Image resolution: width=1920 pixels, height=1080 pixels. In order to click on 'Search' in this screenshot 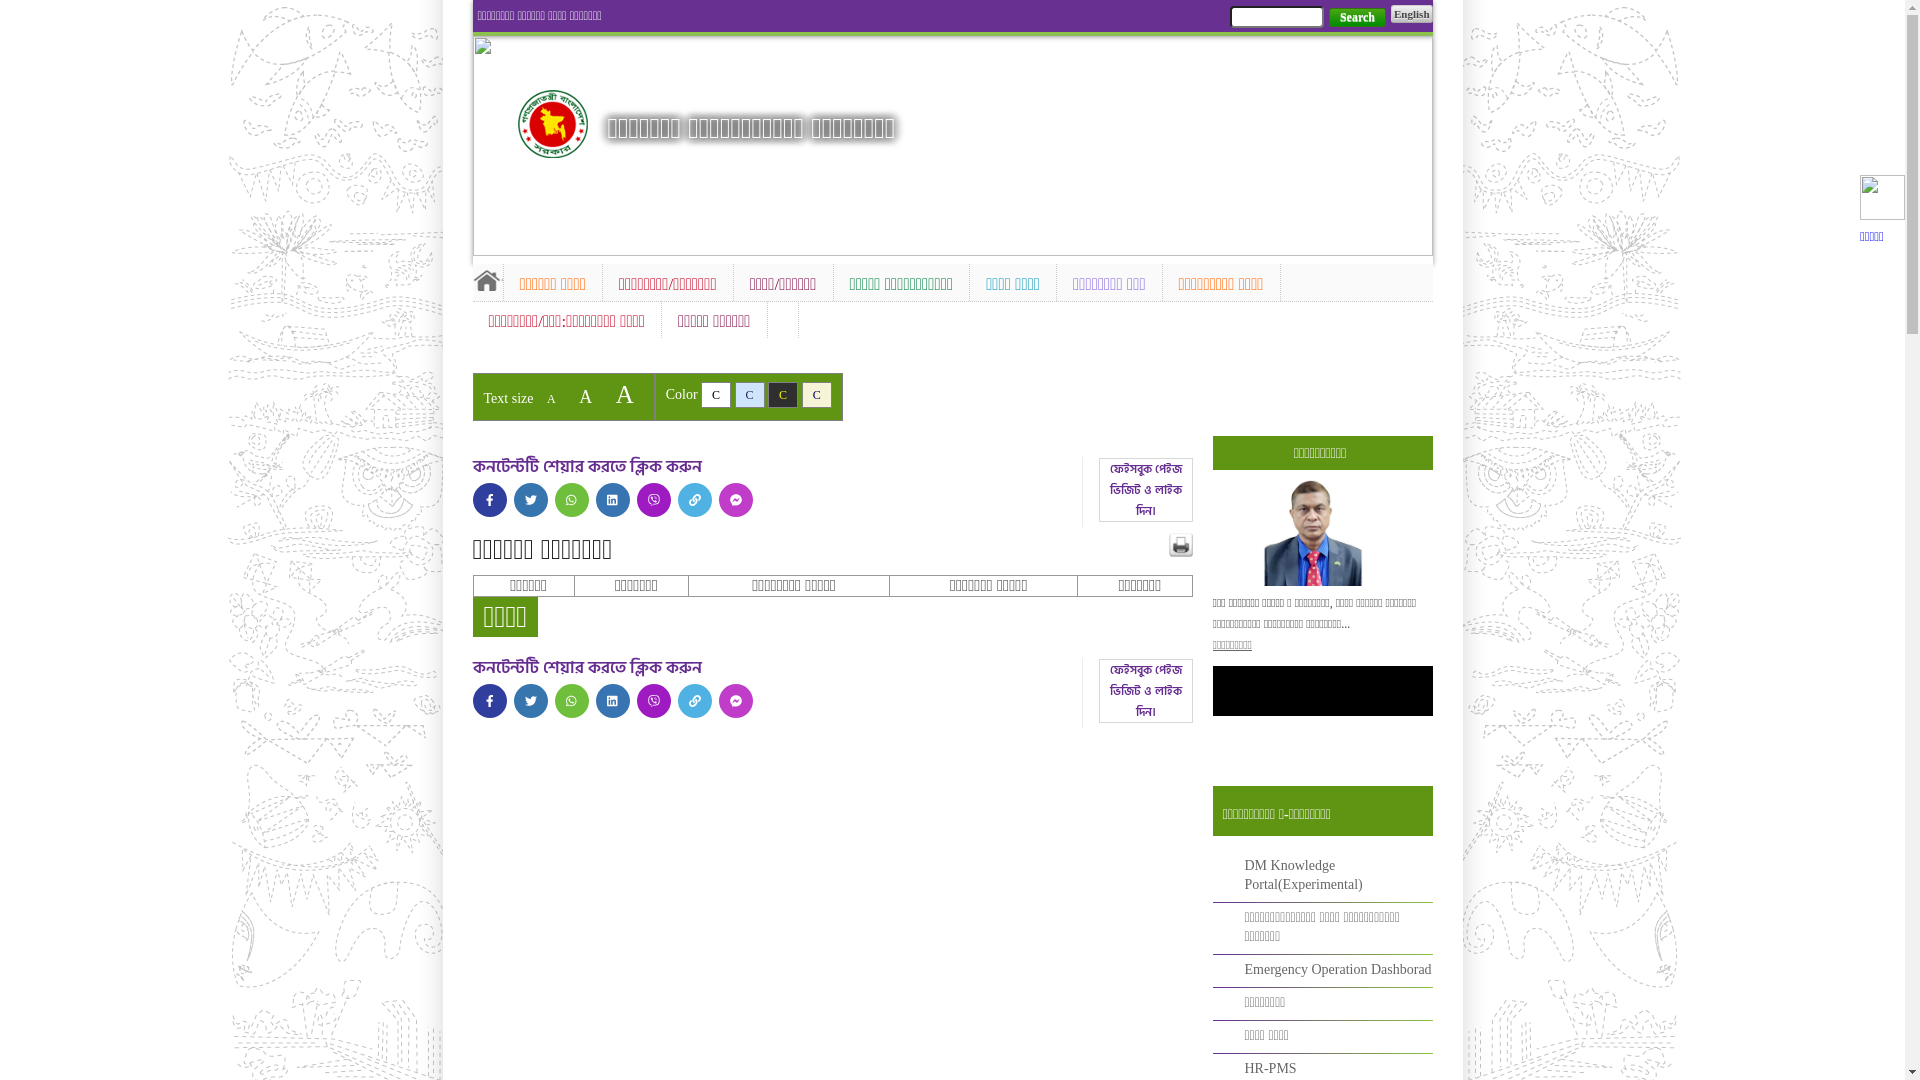, I will do `click(1357, 17)`.